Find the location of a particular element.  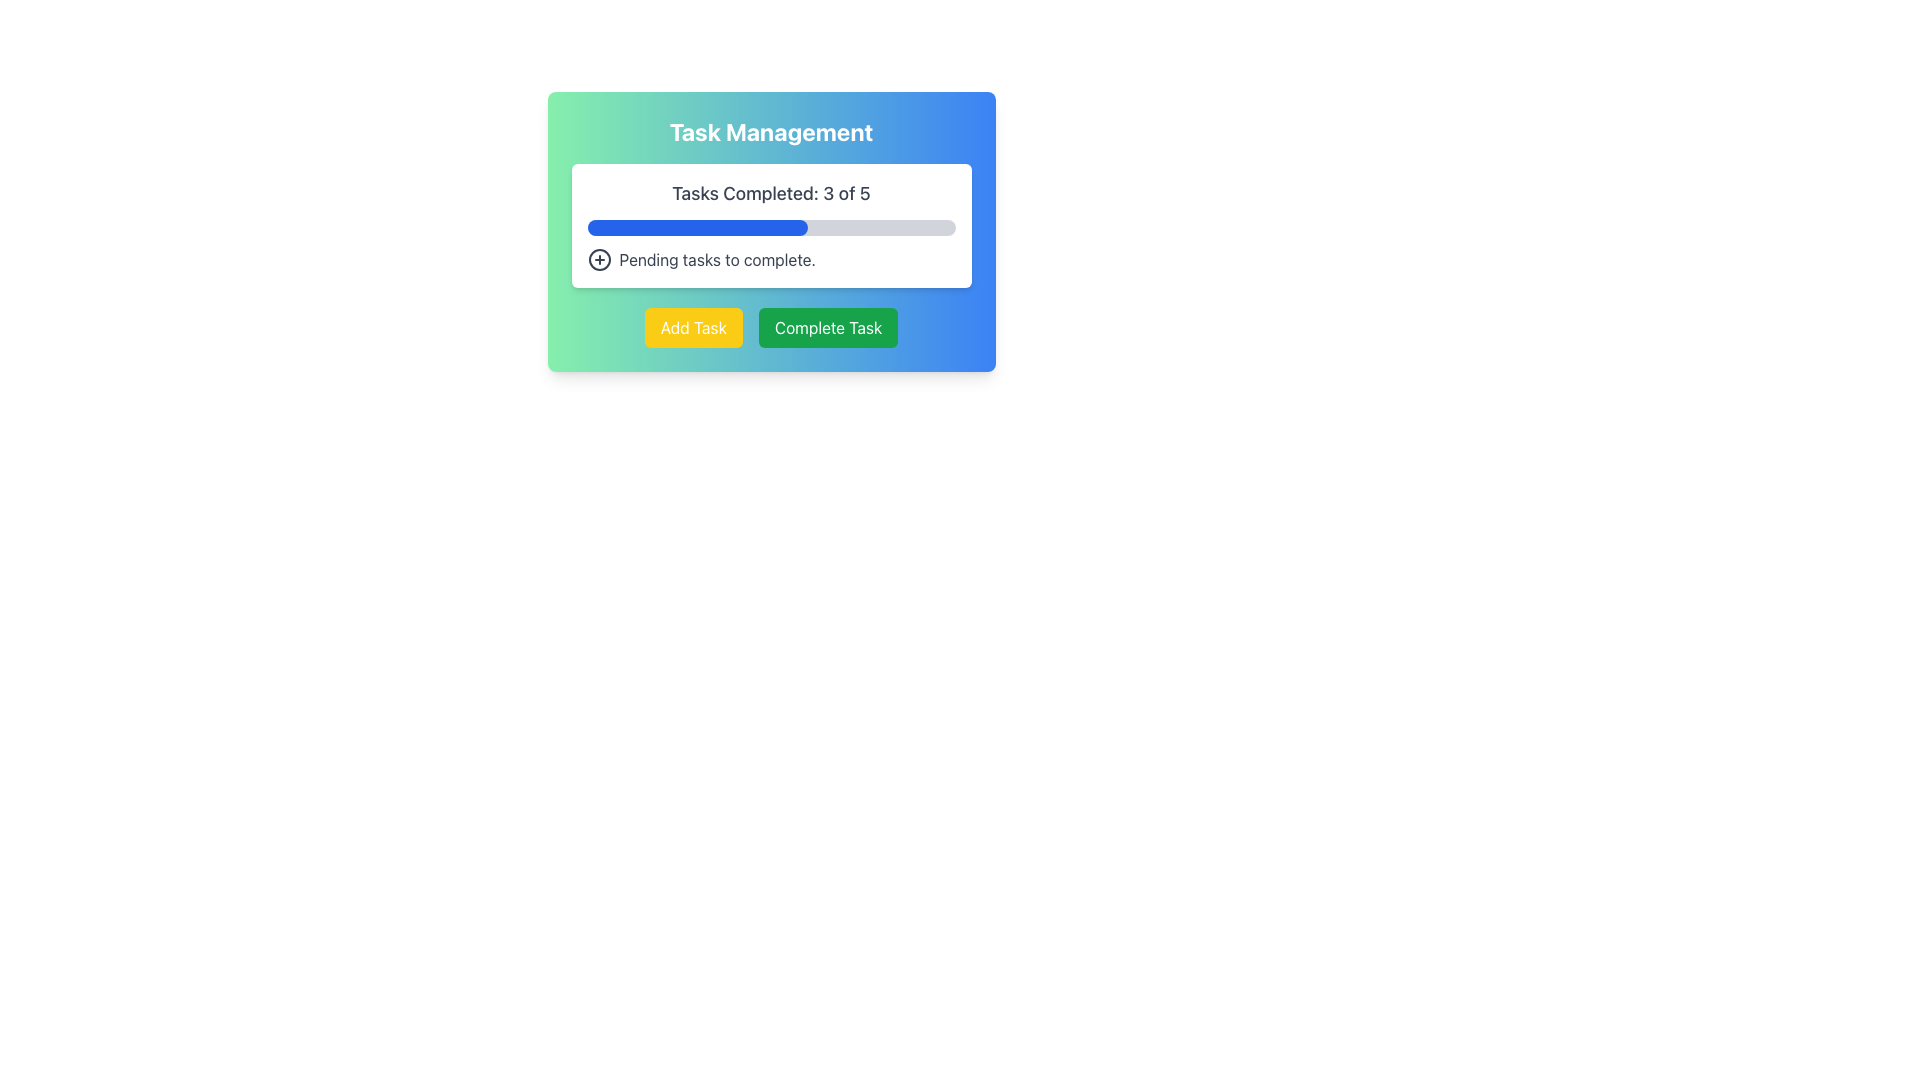

text displayed on the Label with an icon that shows pending tasks, located beneath the progress bar and above the 'Add Task' and 'Complete Task' buttons is located at coordinates (770, 258).